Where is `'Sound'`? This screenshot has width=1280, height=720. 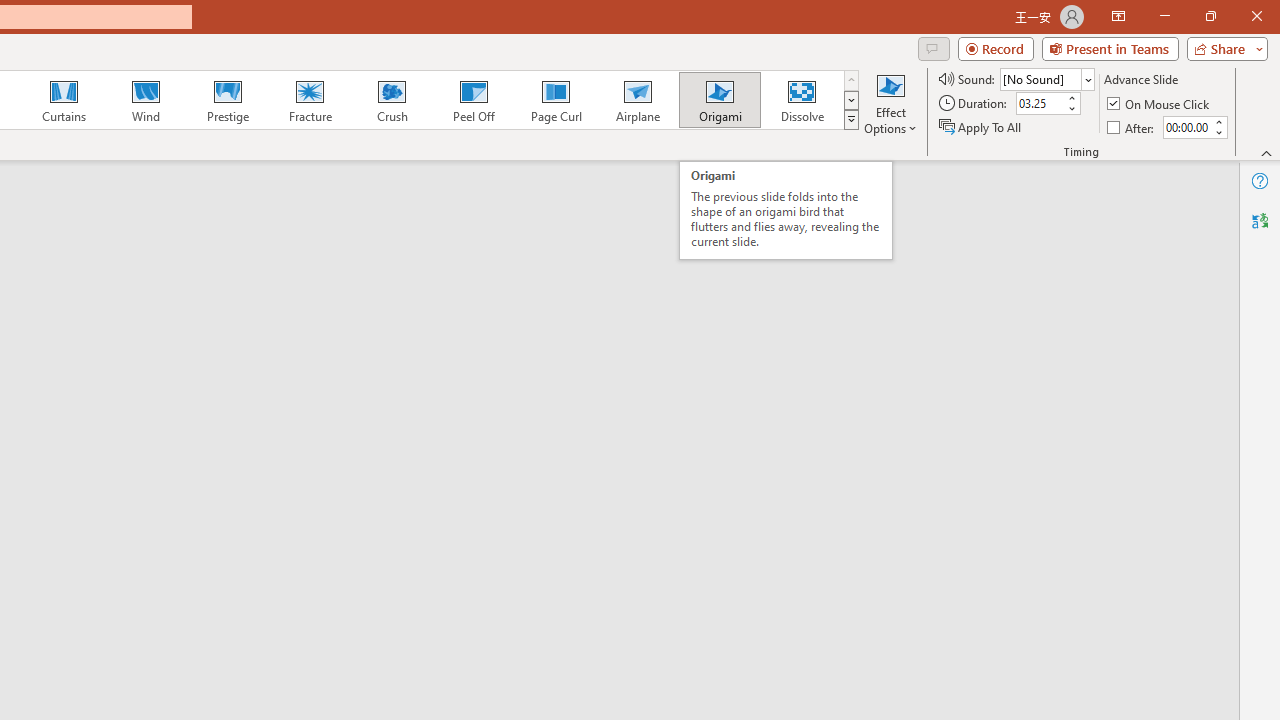
'Sound' is located at coordinates (1046, 78).